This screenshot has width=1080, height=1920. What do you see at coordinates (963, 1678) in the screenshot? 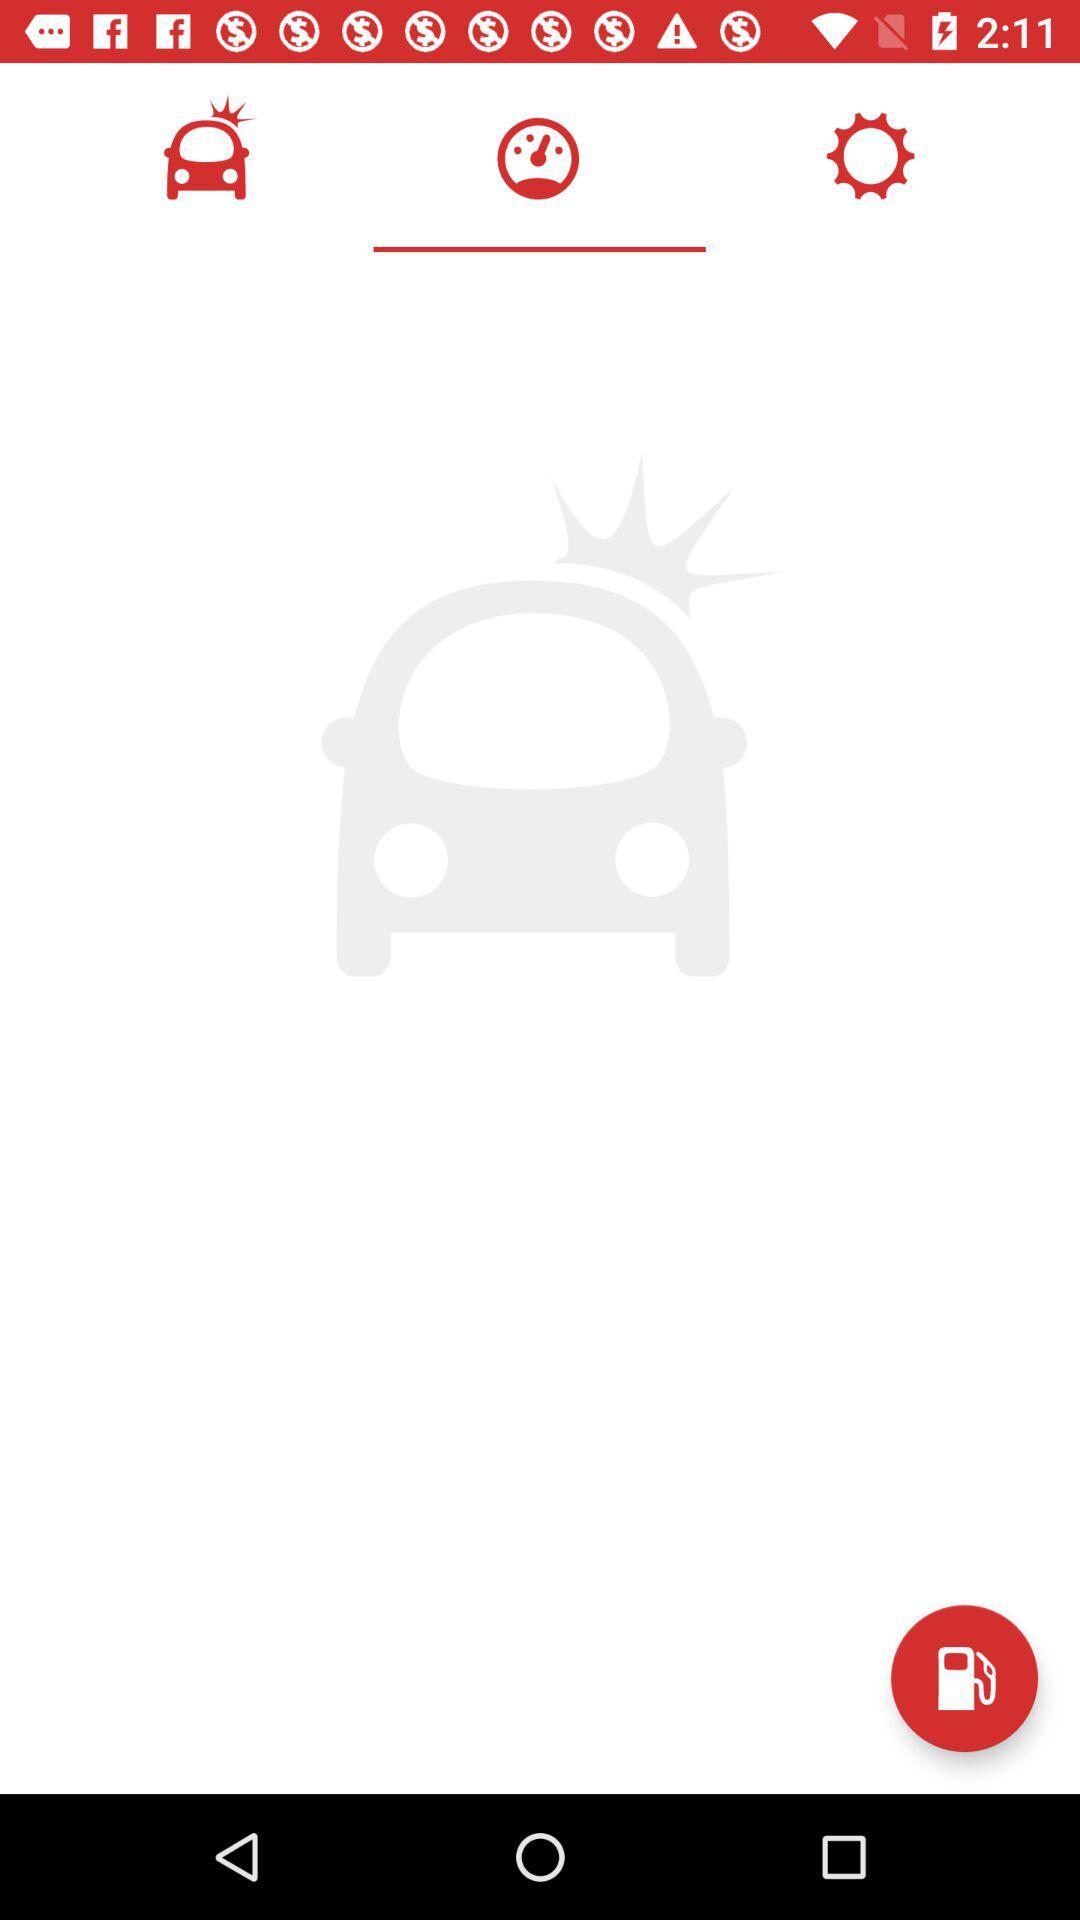
I see `icon at the bottom right corner` at bounding box center [963, 1678].